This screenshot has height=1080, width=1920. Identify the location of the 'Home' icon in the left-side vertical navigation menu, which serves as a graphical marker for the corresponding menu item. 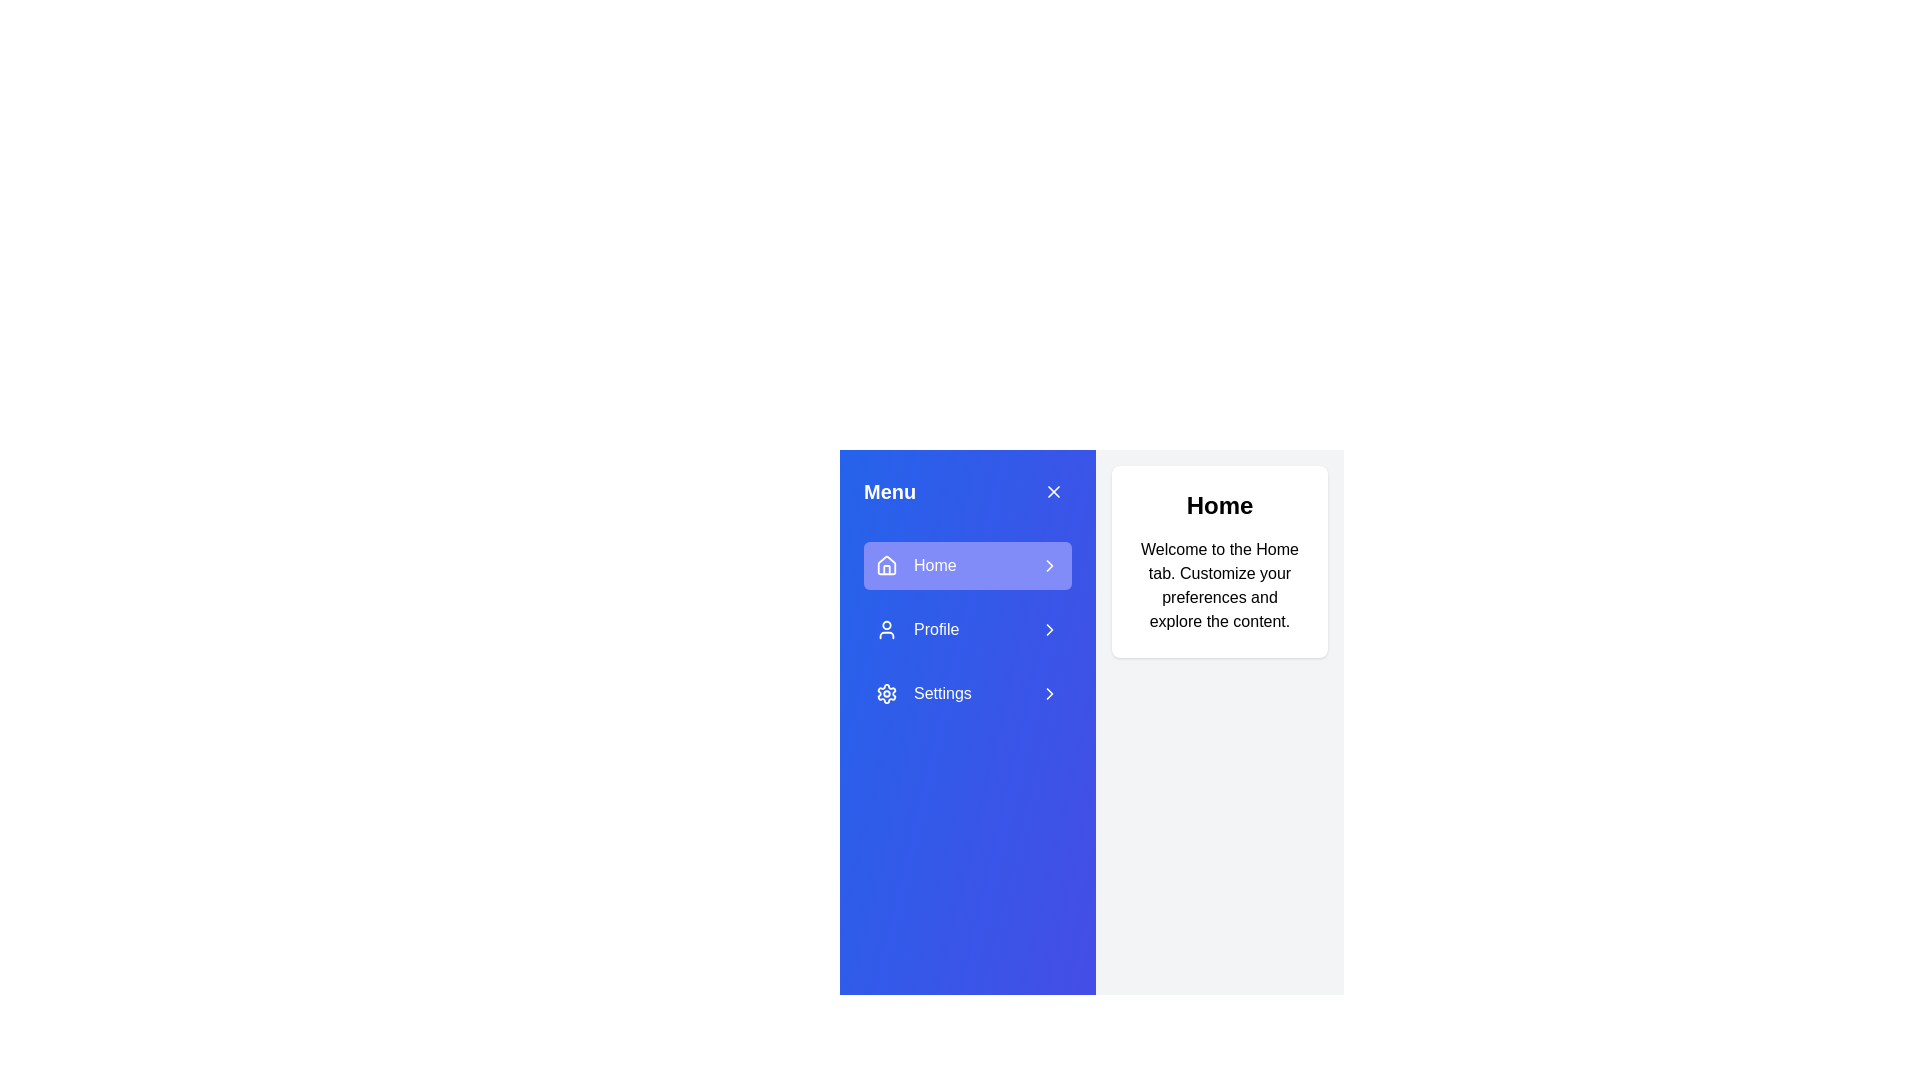
(886, 564).